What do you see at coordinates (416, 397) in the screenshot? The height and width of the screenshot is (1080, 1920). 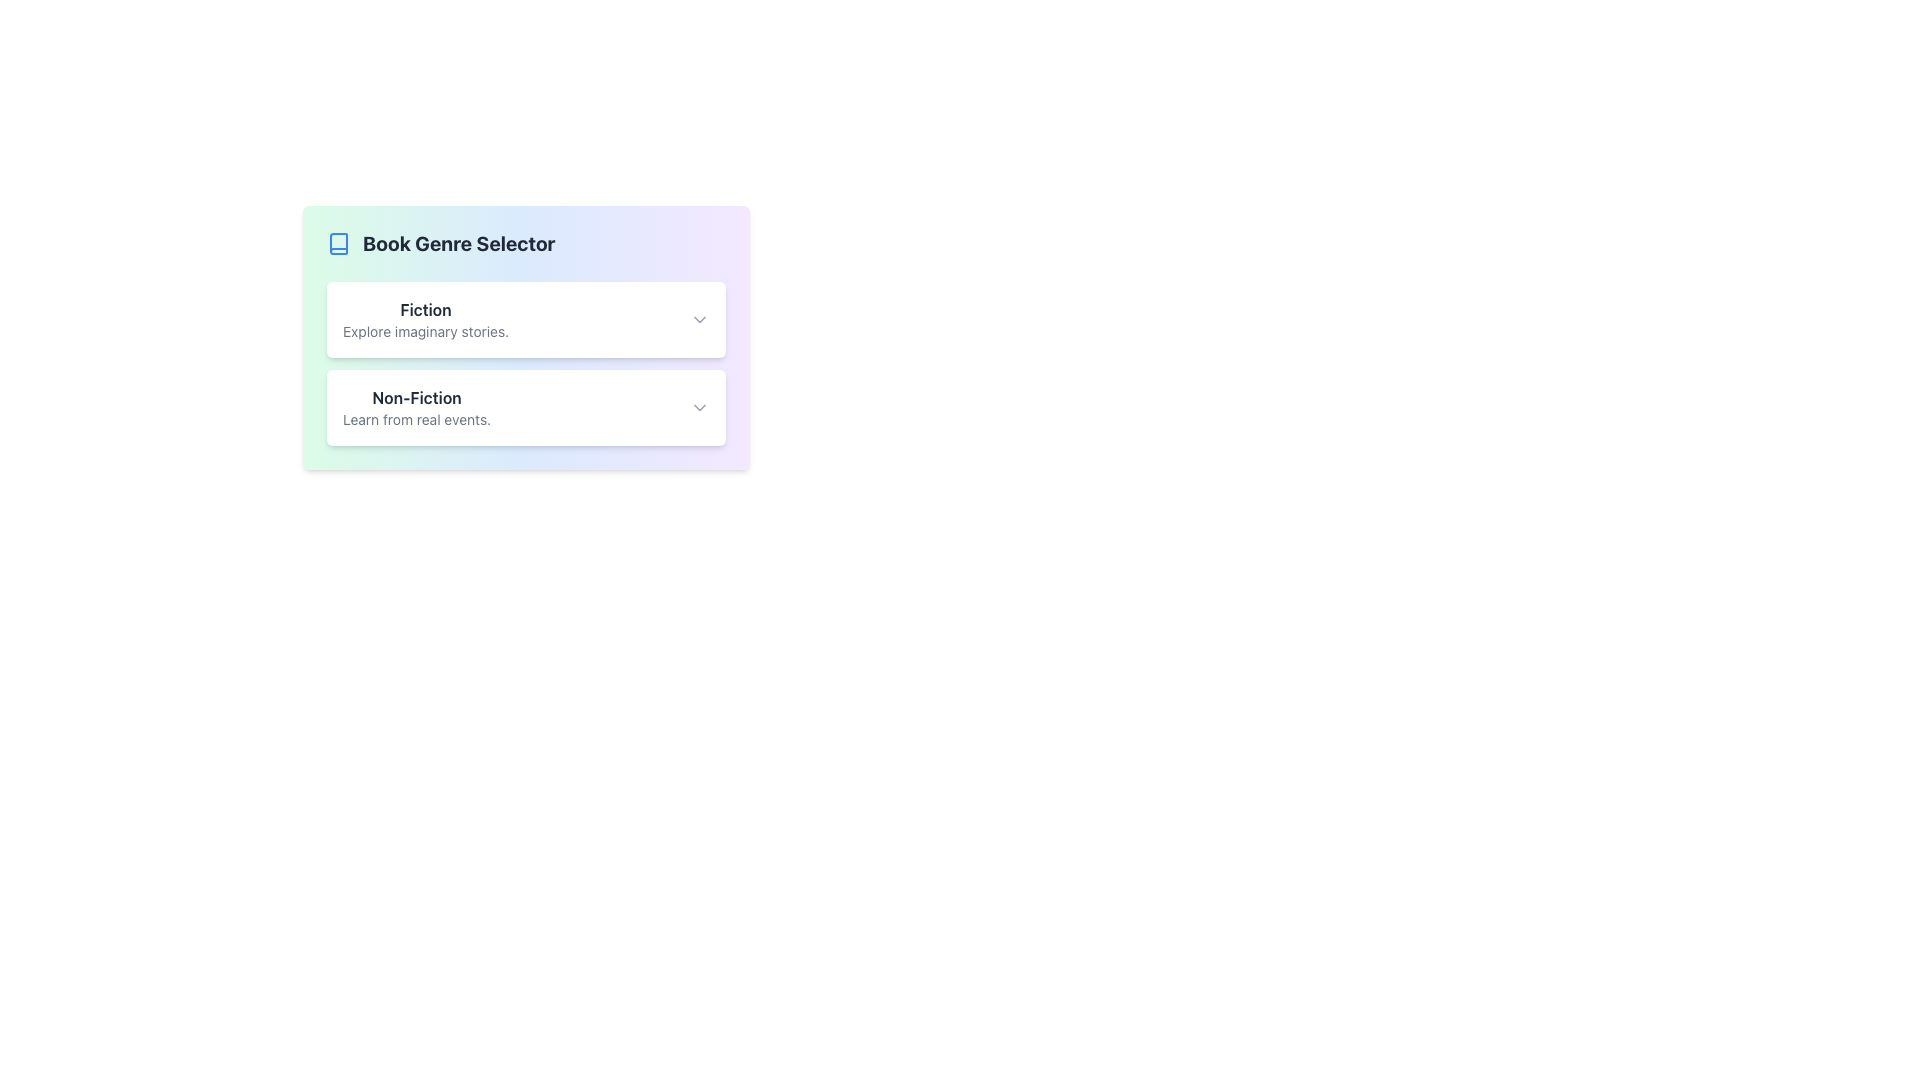 I see `the 'Non-Fiction' text label, which is a bold, medium-sized, dark gray heading located between 'Fiction' and a subtext about learning from real events` at bounding box center [416, 397].